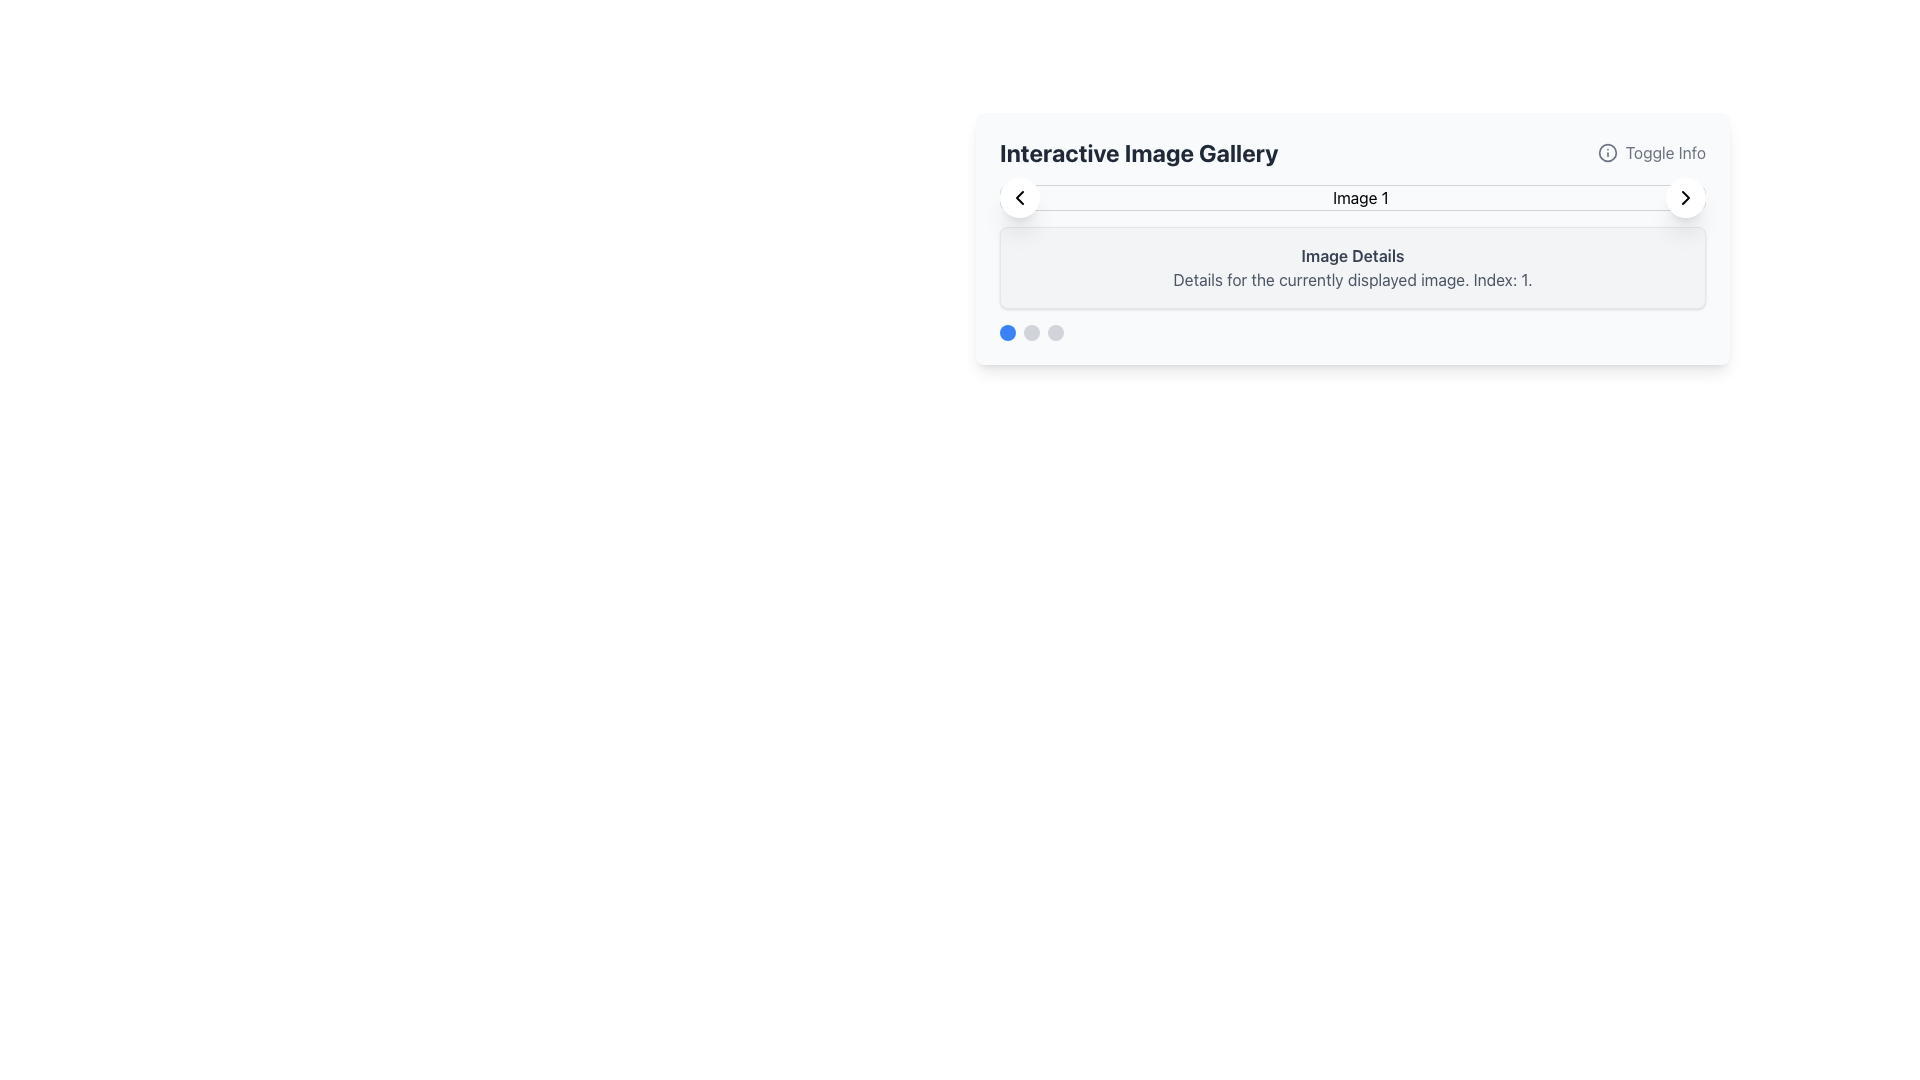 This screenshot has width=1920, height=1080. I want to click on the rightward pointing chevron arrow icon within the 'Interactive Image Gallery' panel, so click(1684, 197).